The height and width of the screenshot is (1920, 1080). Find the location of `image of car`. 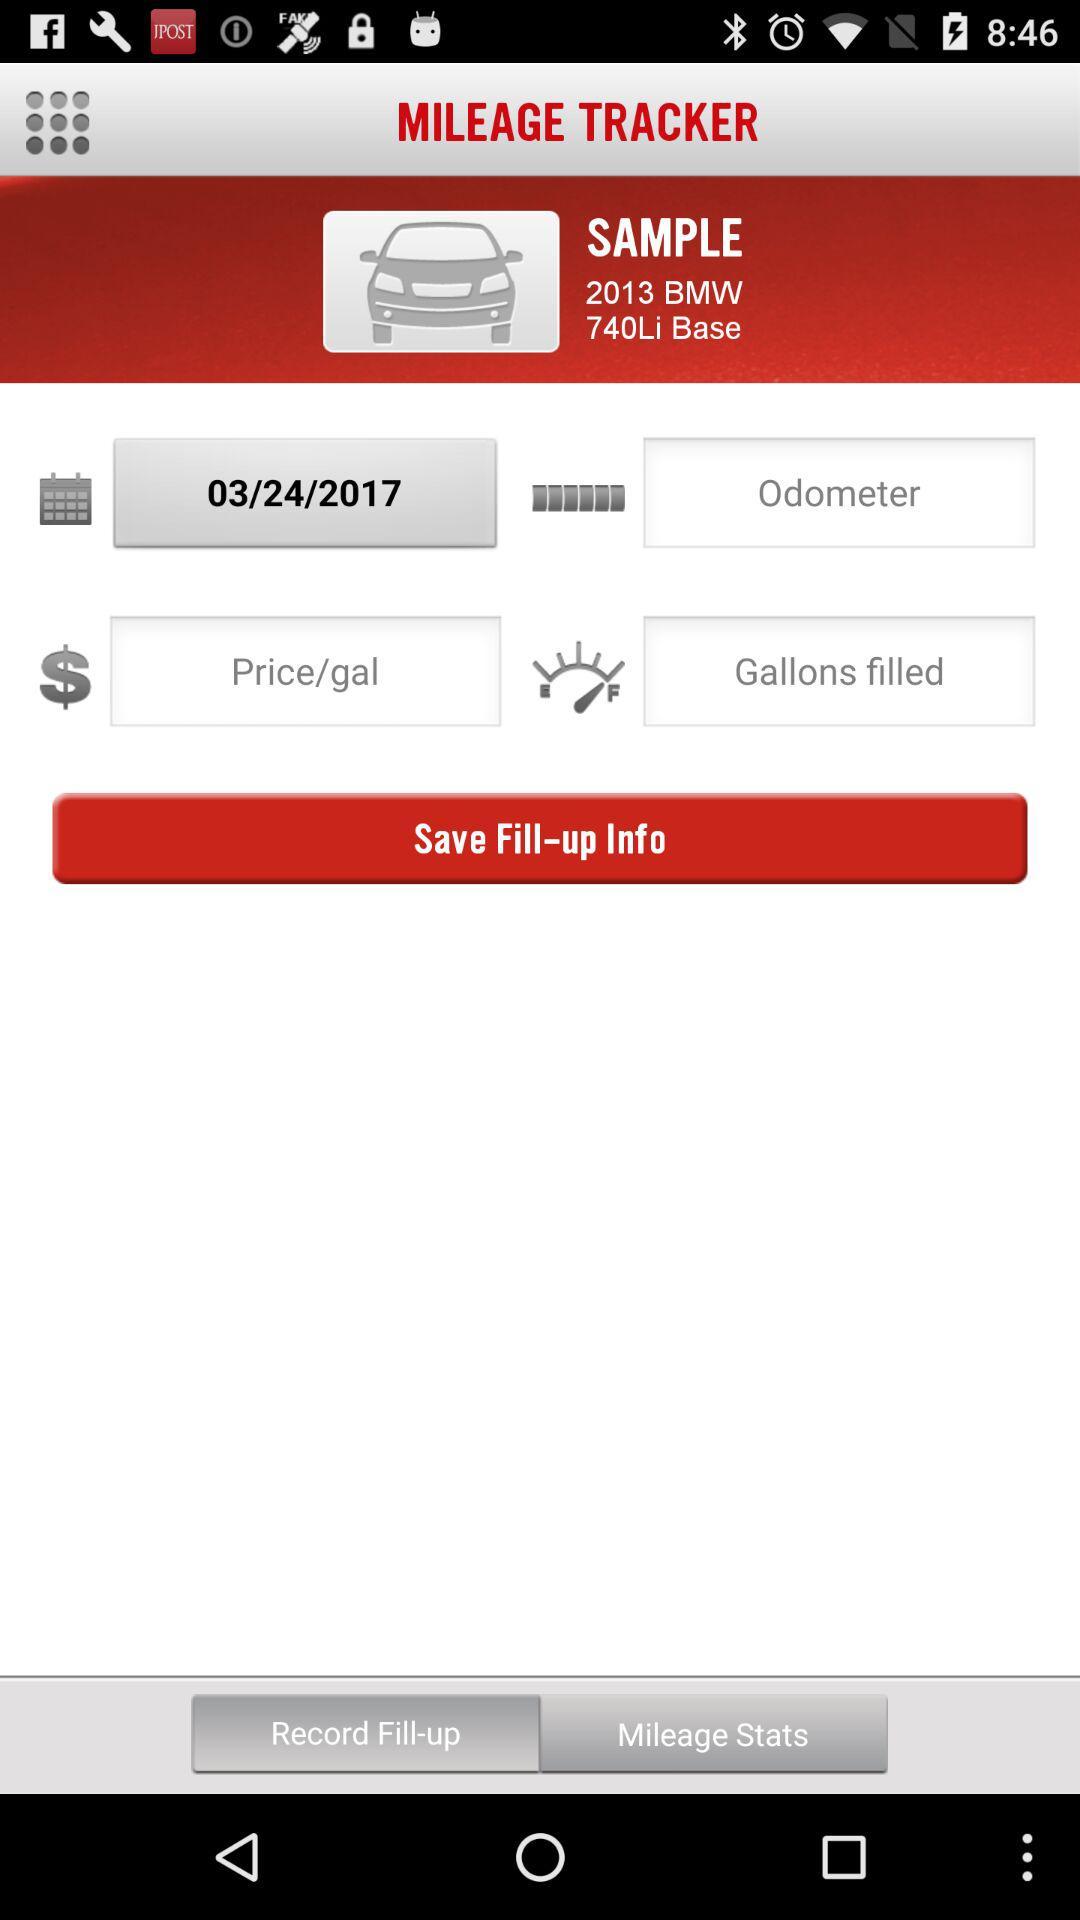

image of car is located at coordinates (440, 280).